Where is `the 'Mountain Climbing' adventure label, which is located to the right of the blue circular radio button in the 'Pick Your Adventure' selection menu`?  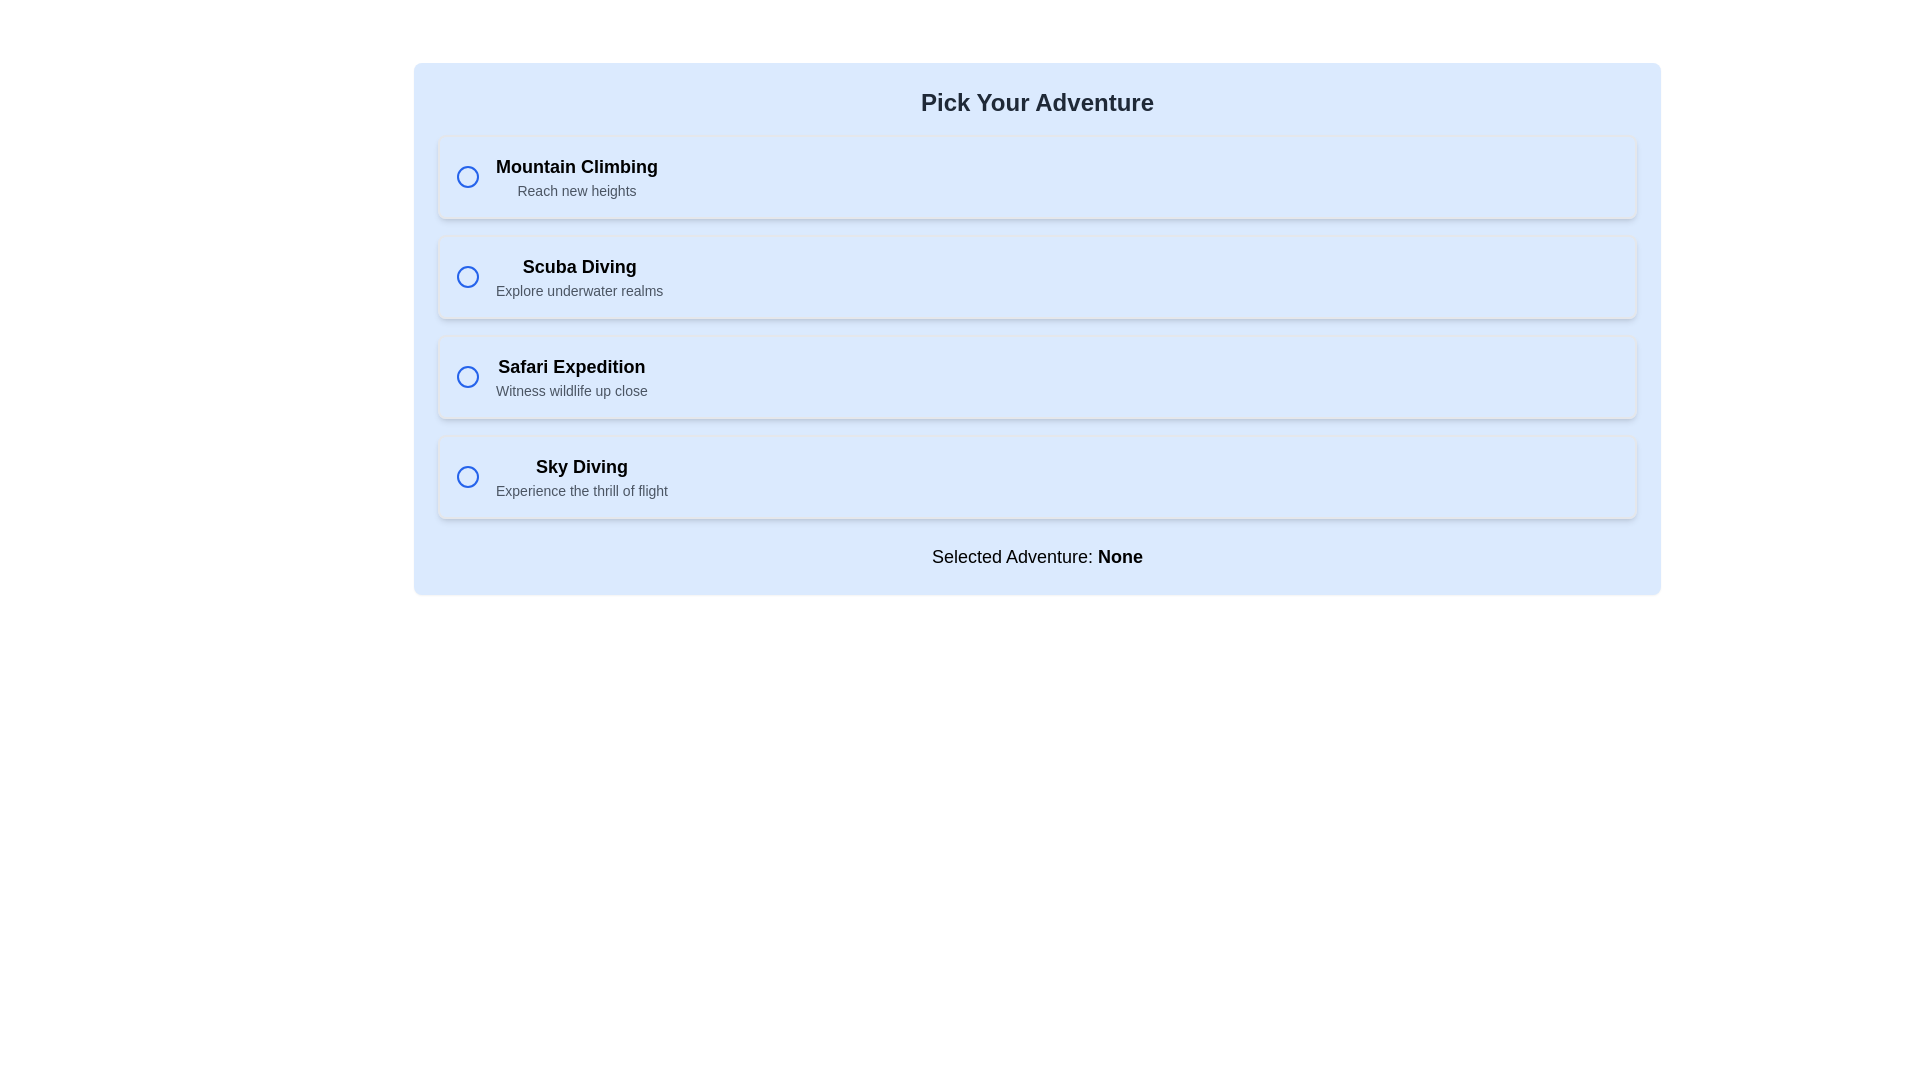
the 'Mountain Climbing' adventure label, which is located to the right of the blue circular radio button in the 'Pick Your Adventure' selection menu is located at coordinates (575, 176).